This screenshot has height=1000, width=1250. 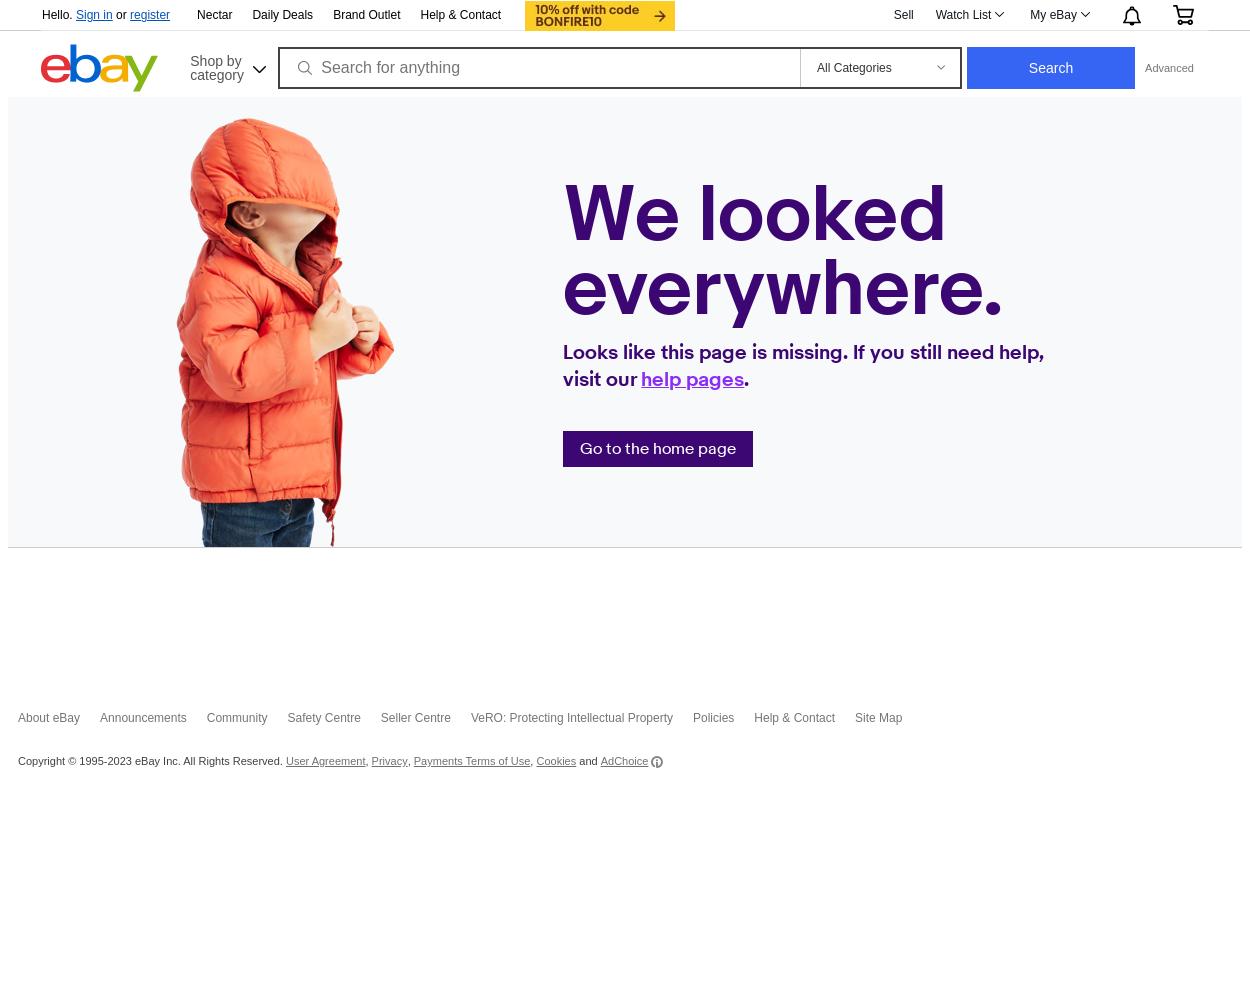 I want to click on 'We looked everywhere.', so click(x=783, y=252).